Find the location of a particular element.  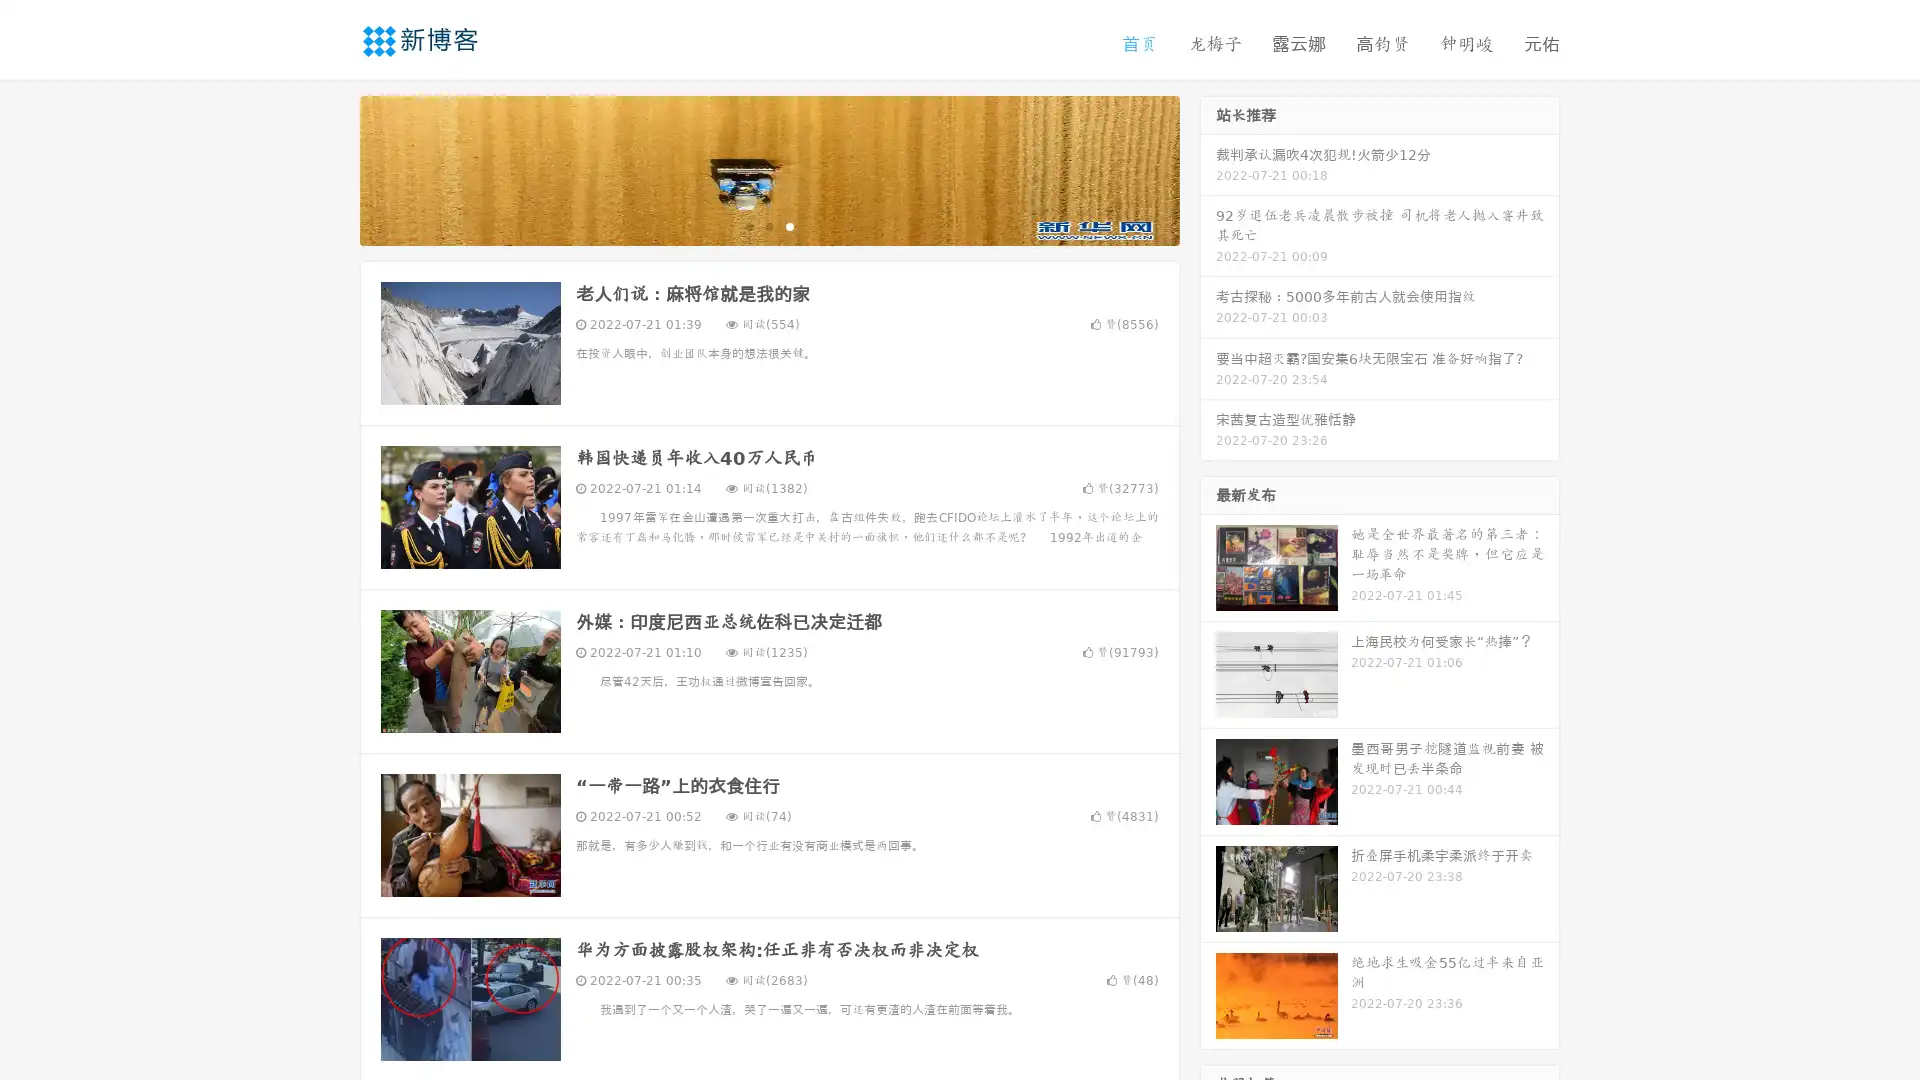

Previous slide is located at coordinates (330, 168).